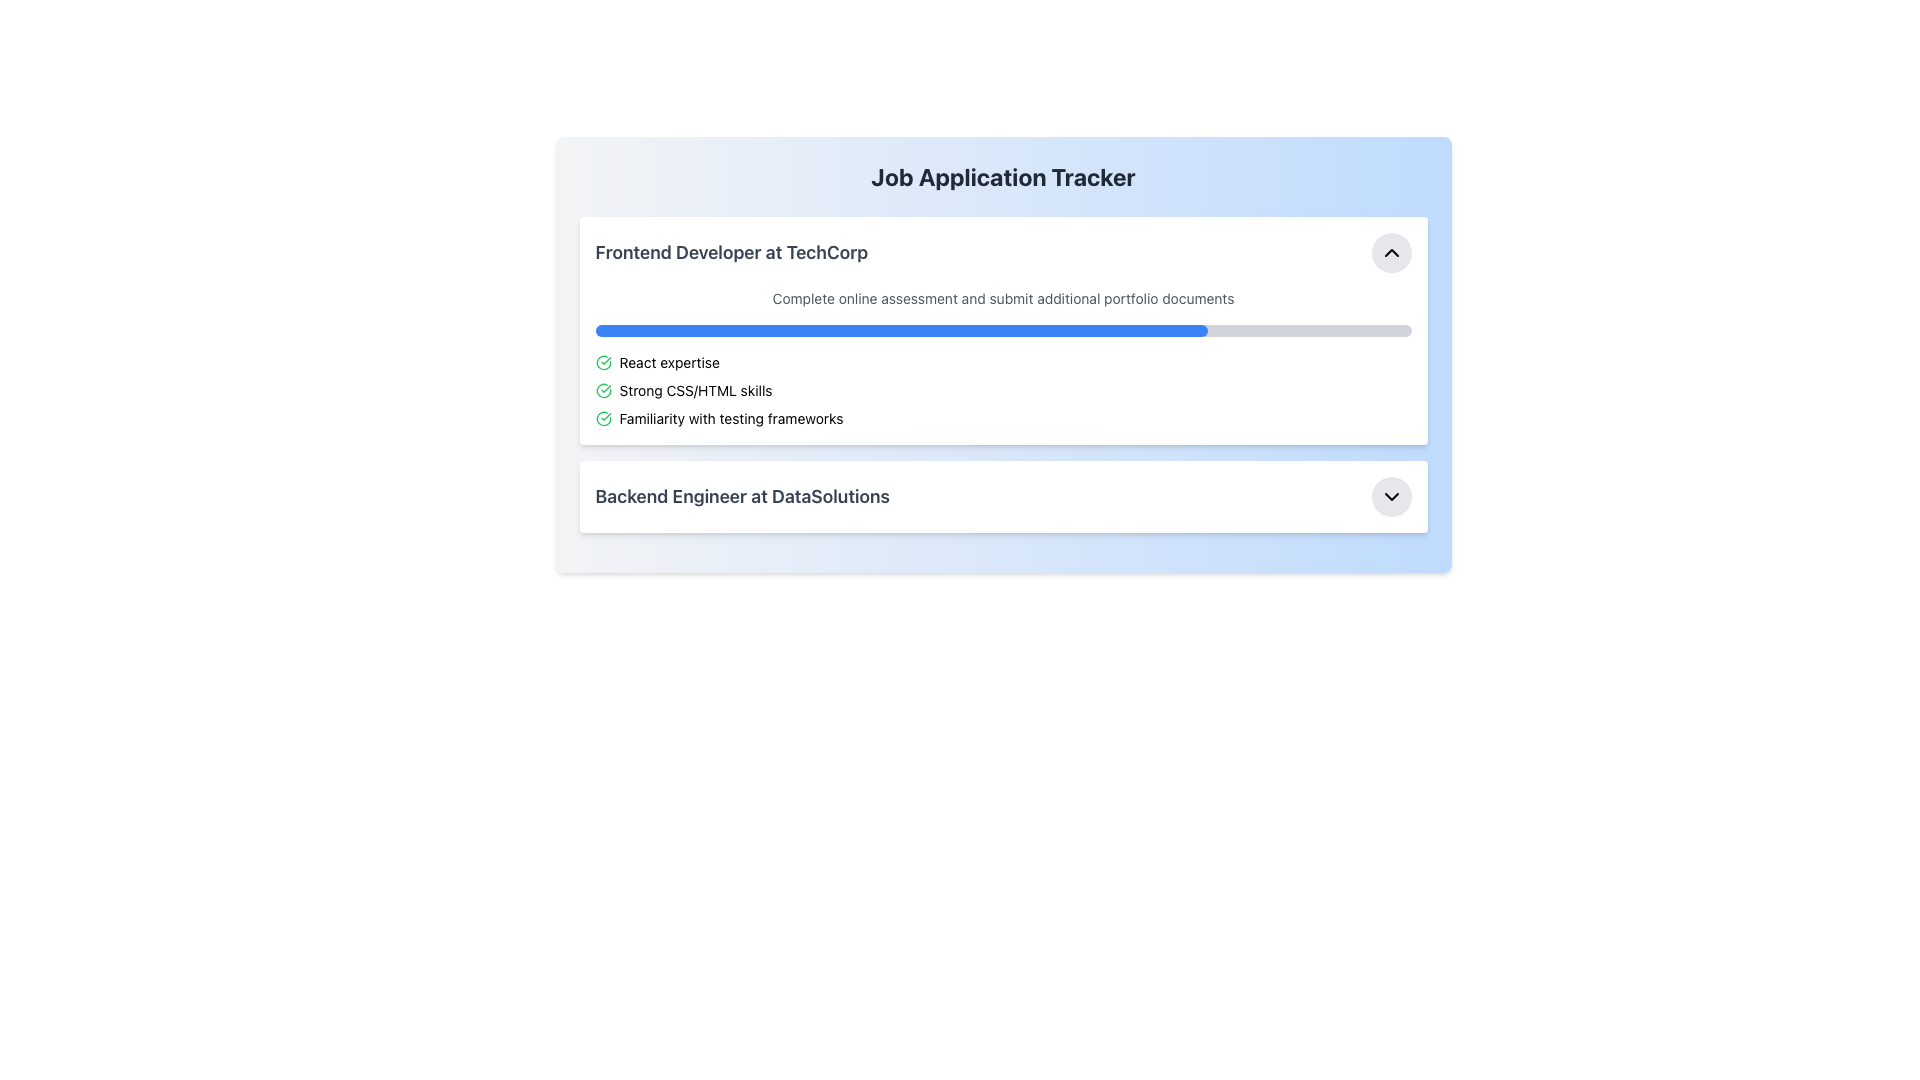 The image size is (1920, 1080). Describe the element at coordinates (1390, 496) in the screenshot. I see `the downward-pointing chevron icon located at the right end of the bottom job listing entry to observe its hover effect` at that location.